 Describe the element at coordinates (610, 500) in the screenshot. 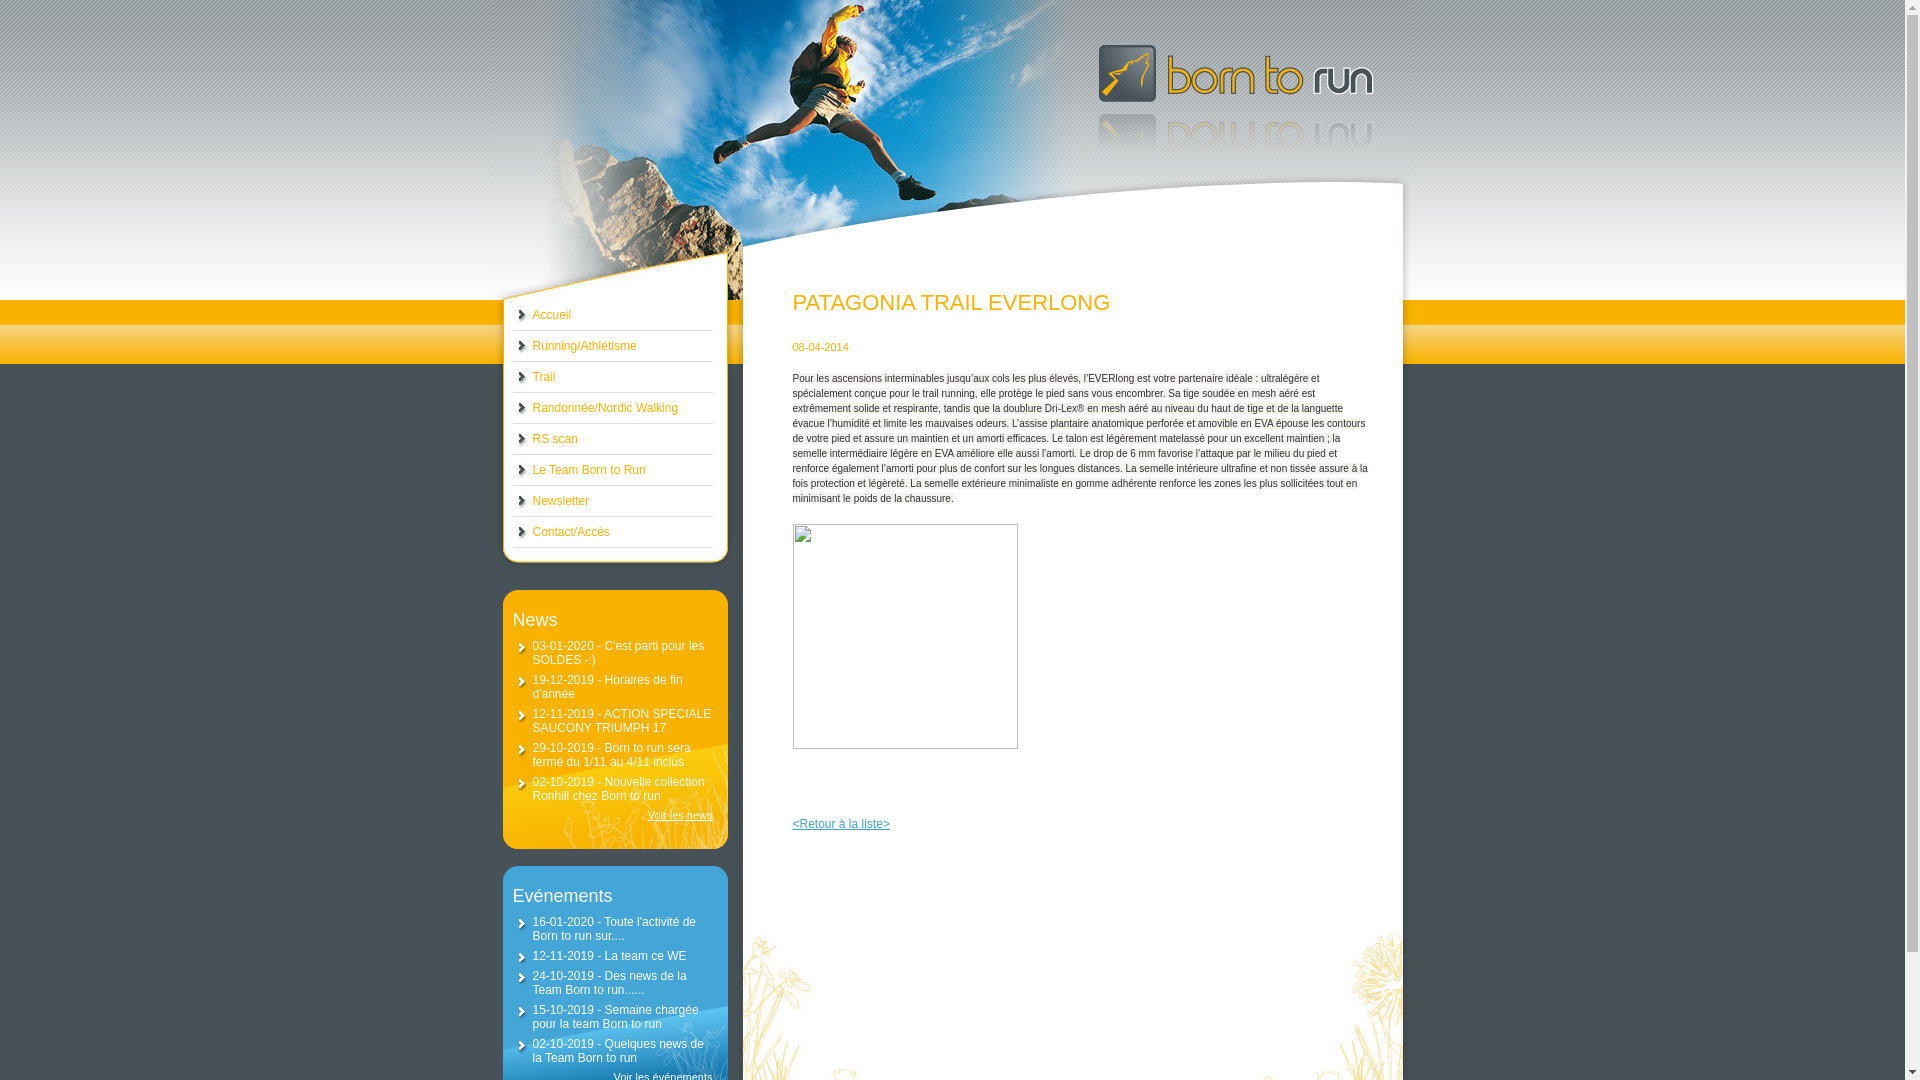

I see `'Newsletter'` at that location.